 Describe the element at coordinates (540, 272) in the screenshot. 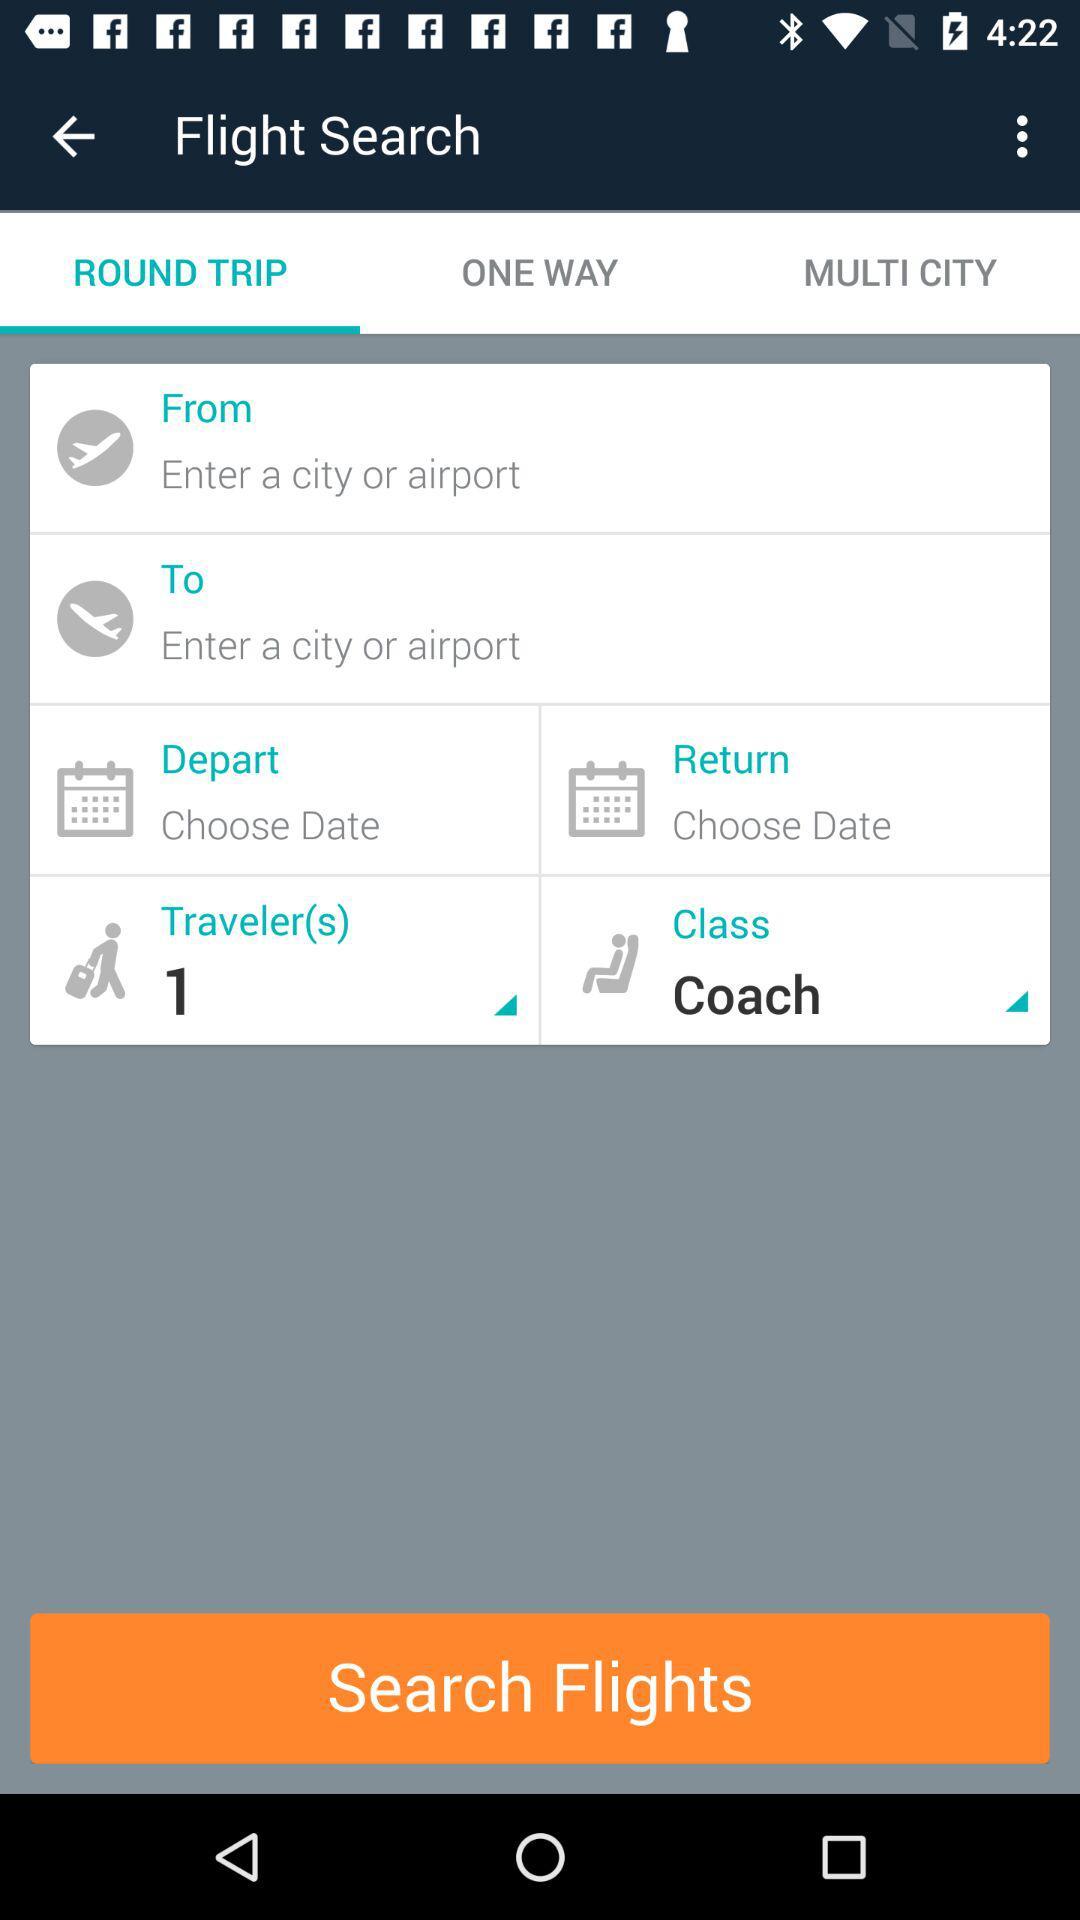

I see `icon to the left of multi city` at that location.